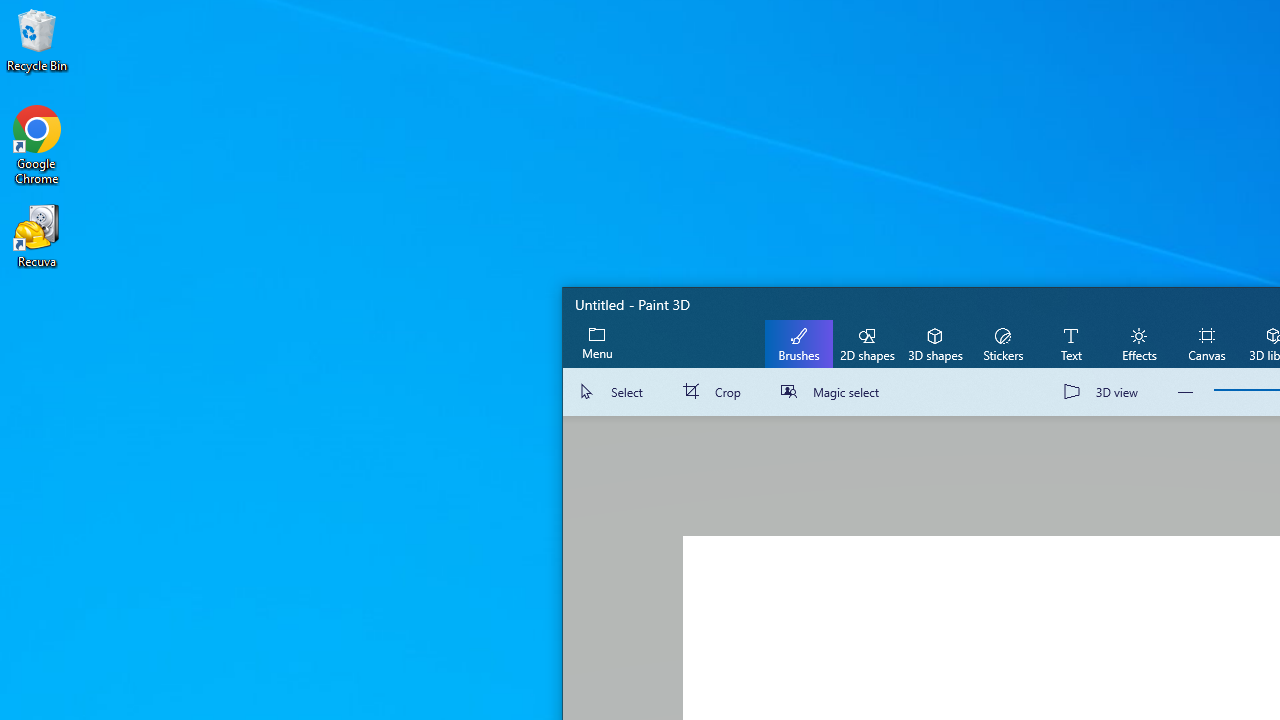  I want to click on 'Effects', so click(1138, 342).